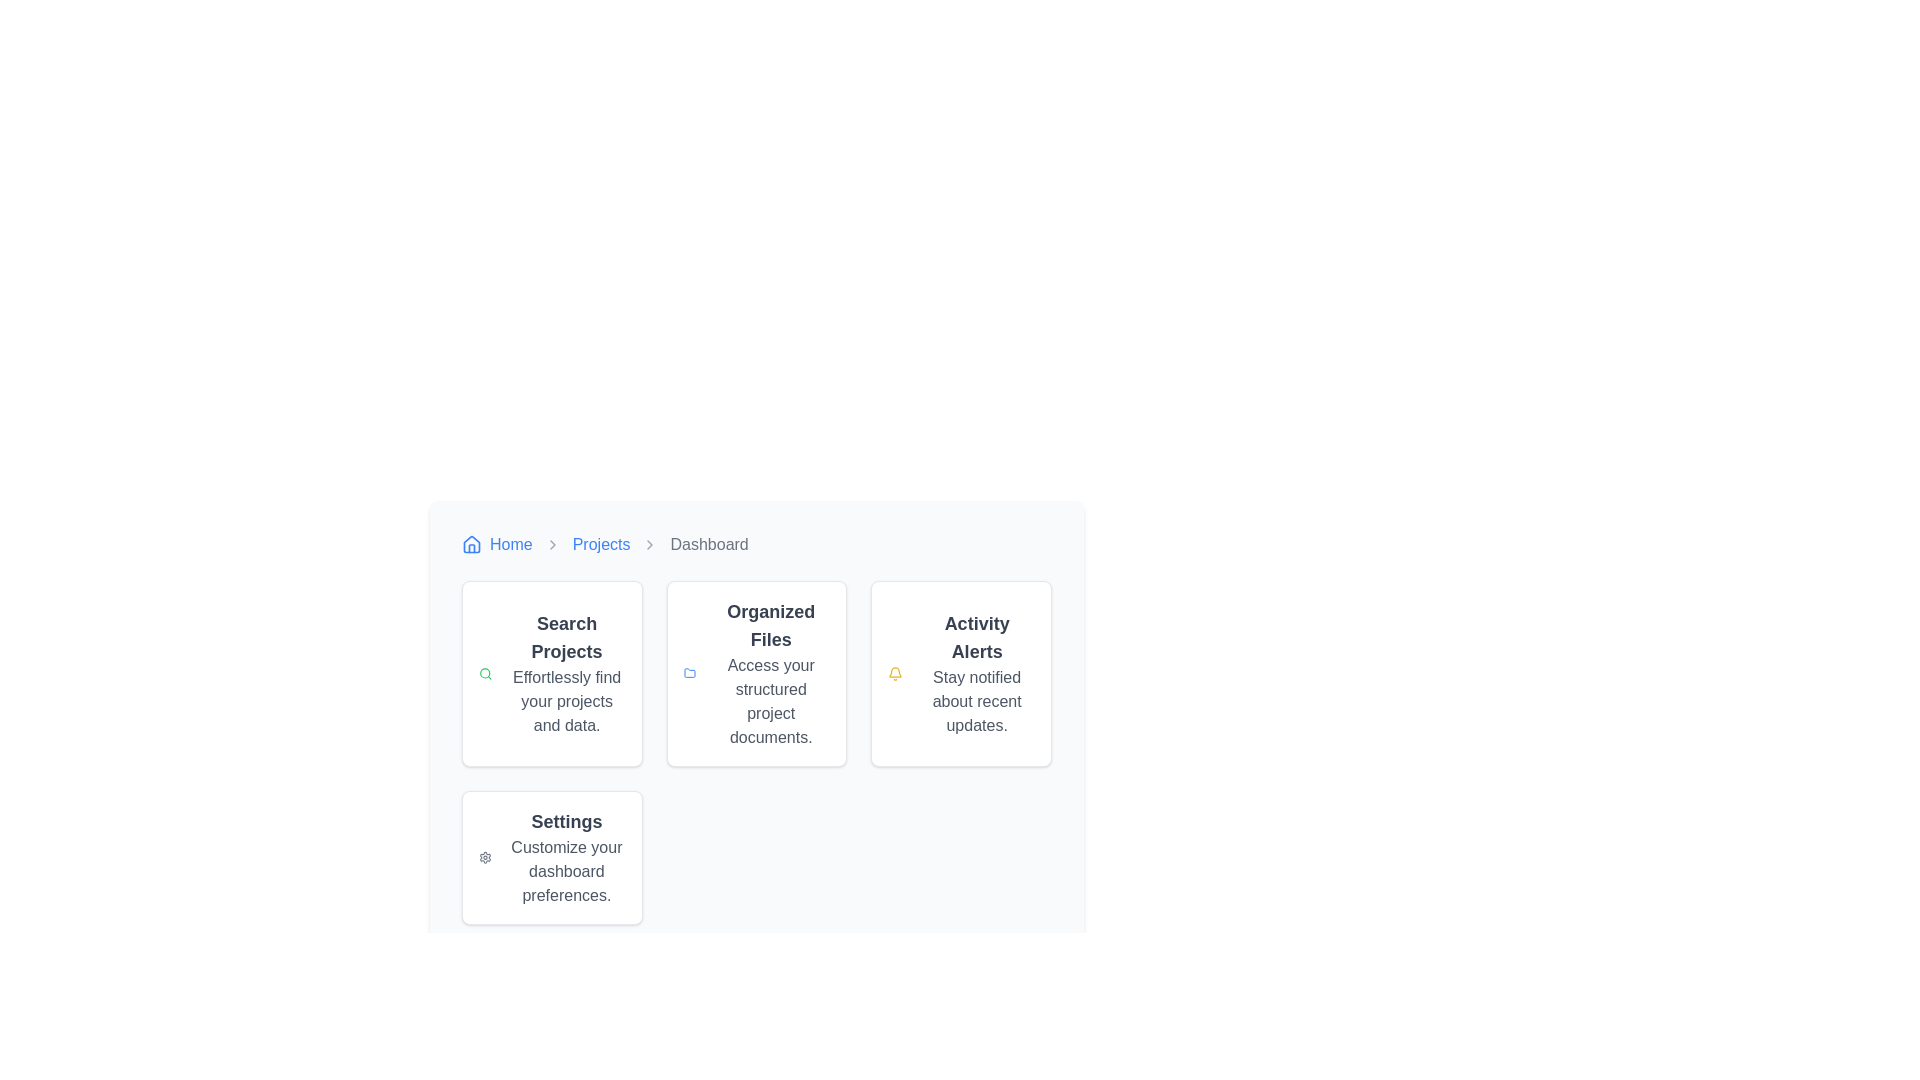 The image size is (1920, 1080). Describe the element at coordinates (497, 544) in the screenshot. I see `the 'Home' link in the top-left segment of the breadcrumb navigation bar, which features blue text and a house icon to the left` at that location.